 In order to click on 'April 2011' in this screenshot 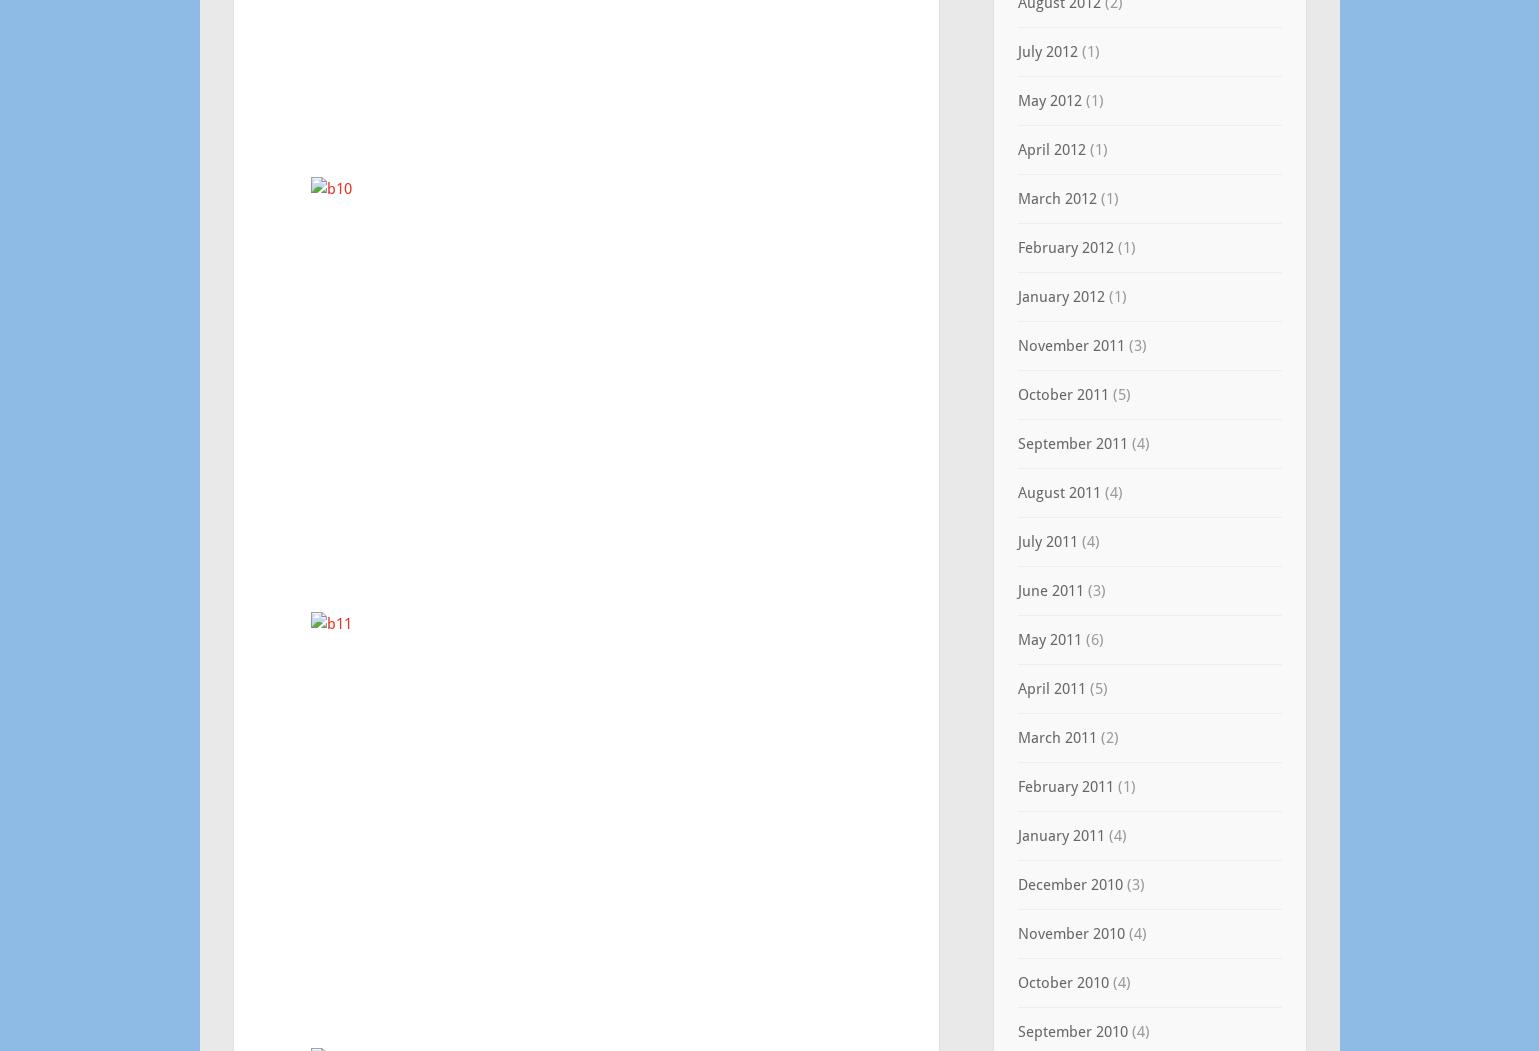, I will do `click(1049, 688)`.